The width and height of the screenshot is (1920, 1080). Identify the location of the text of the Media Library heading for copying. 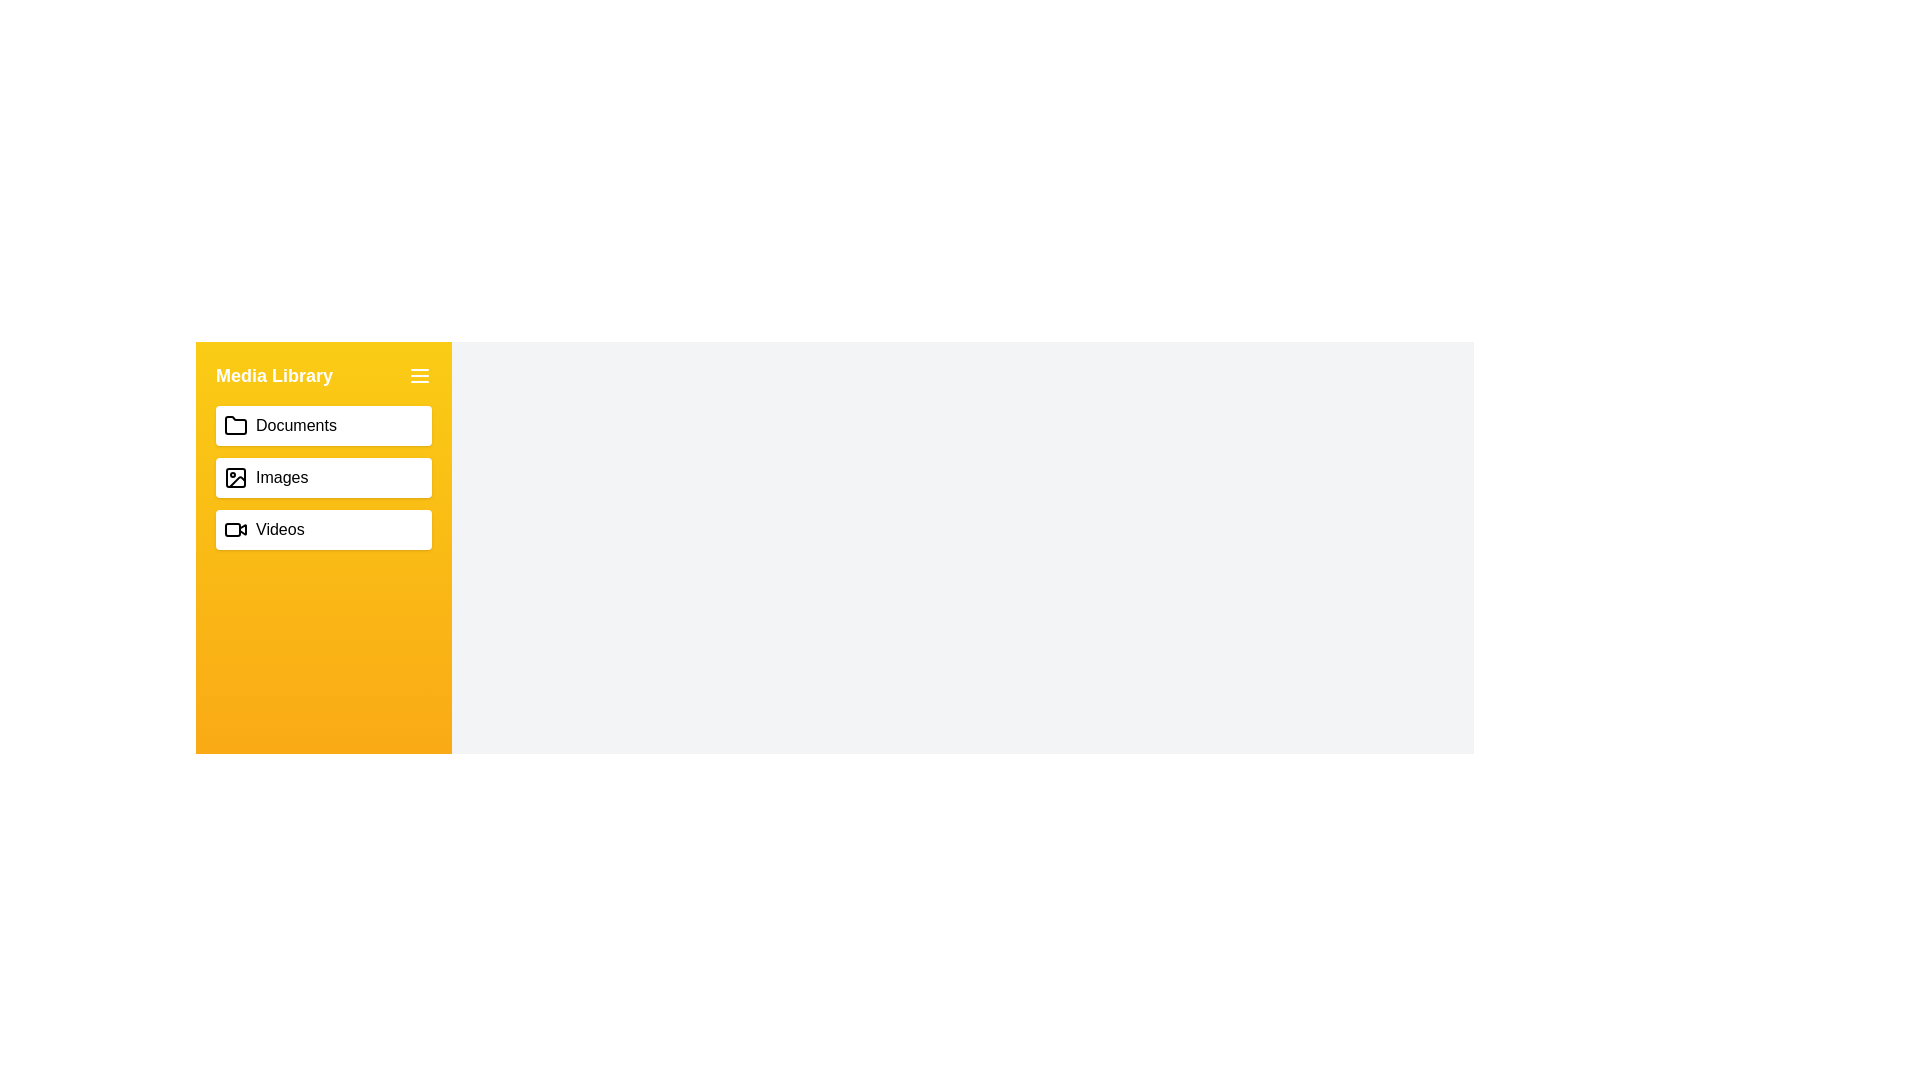
(324, 375).